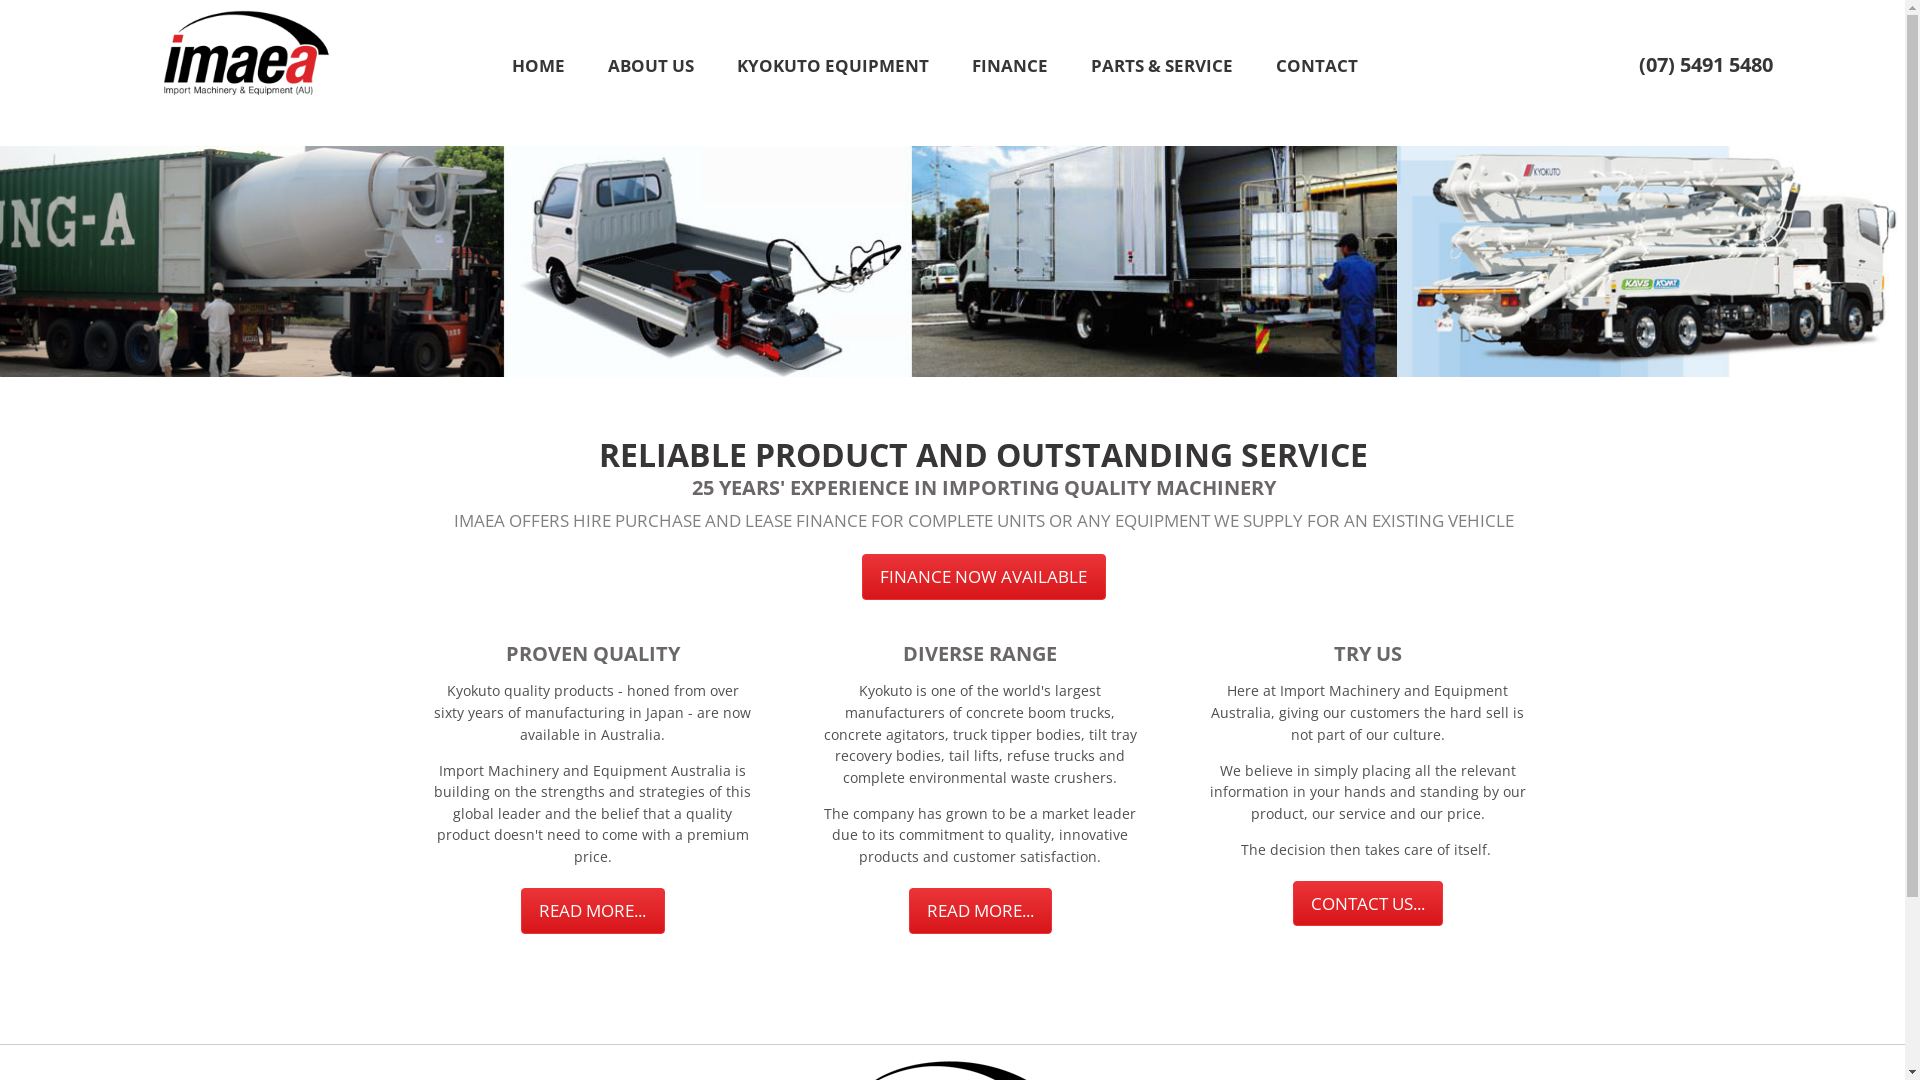 Image resolution: width=1920 pixels, height=1080 pixels. What do you see at coordinates (1703, 63) in the screenshot?
I see `'(07) 5491 5480'` at bounding box center [1703, 63].